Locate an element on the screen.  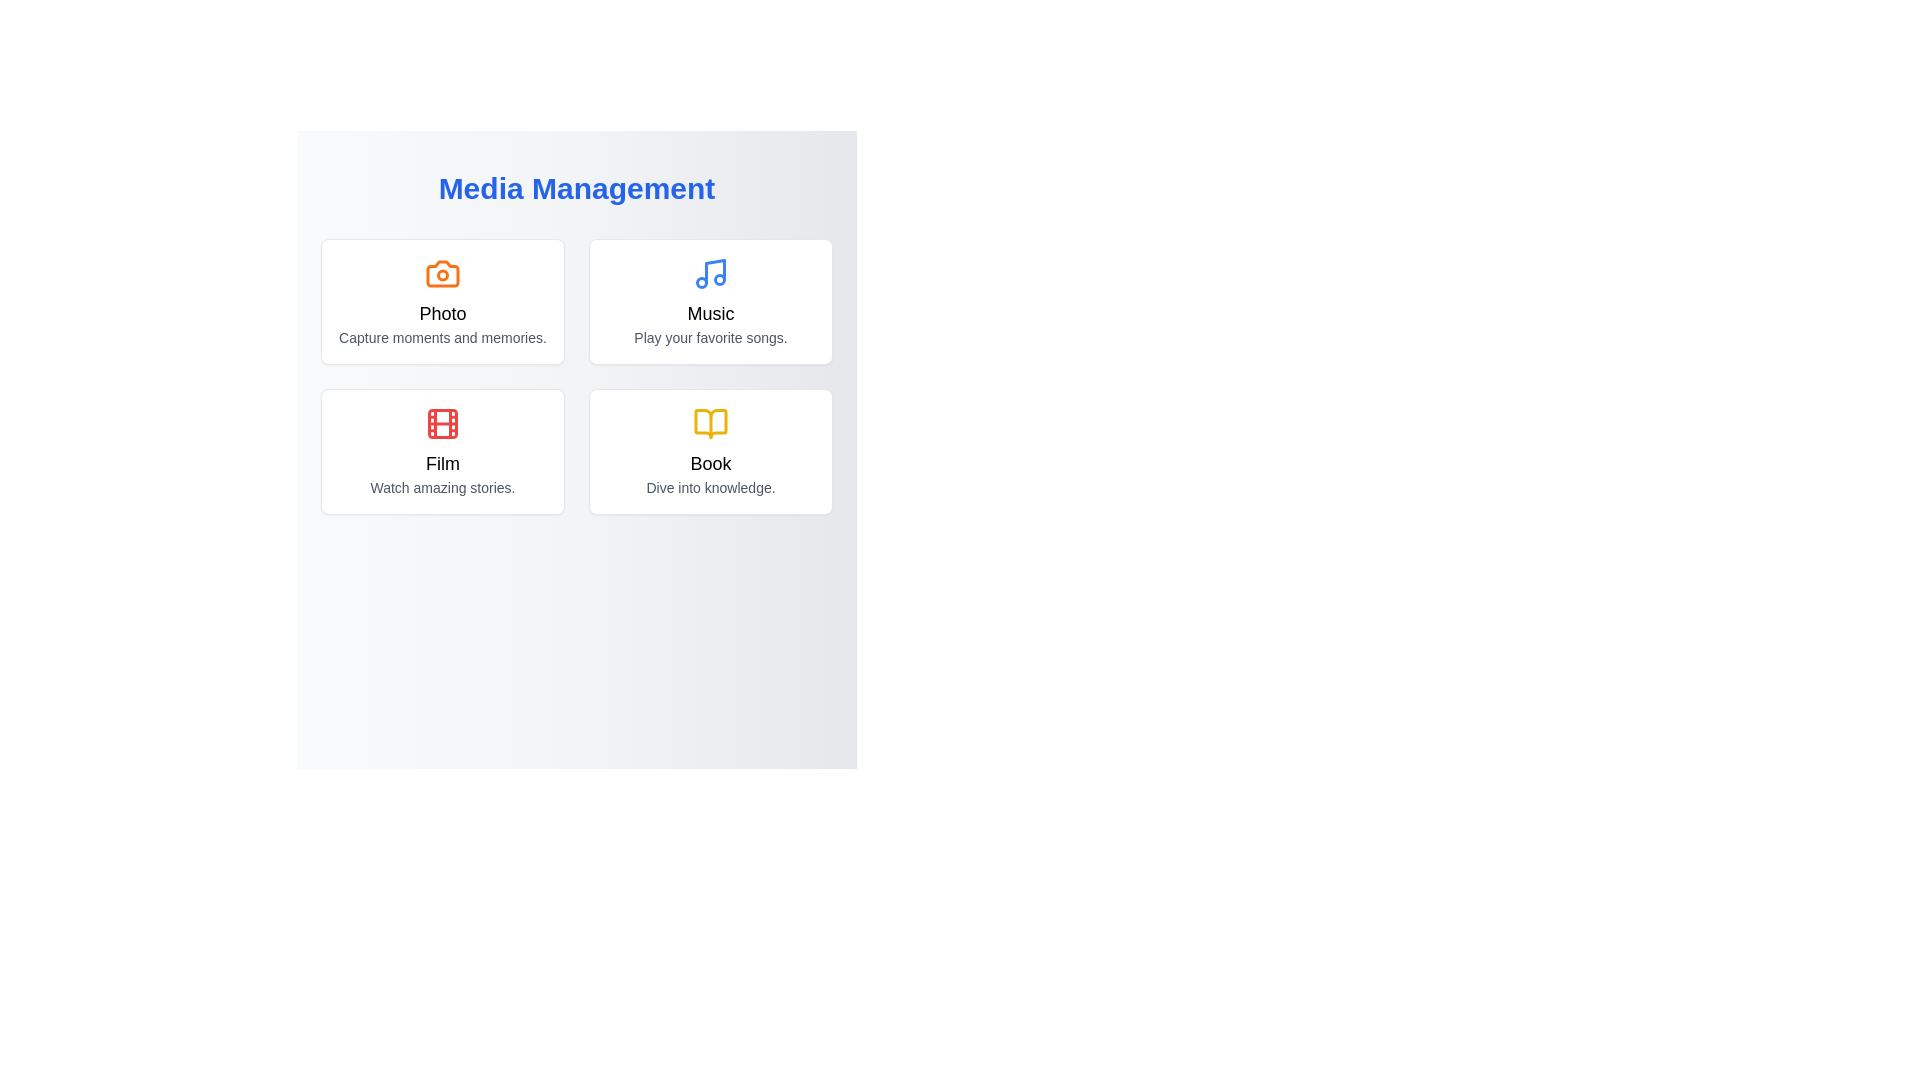
the button for managing photos located in the top-left quadrant of the Media Management interface is located at coordinates (441, 301).